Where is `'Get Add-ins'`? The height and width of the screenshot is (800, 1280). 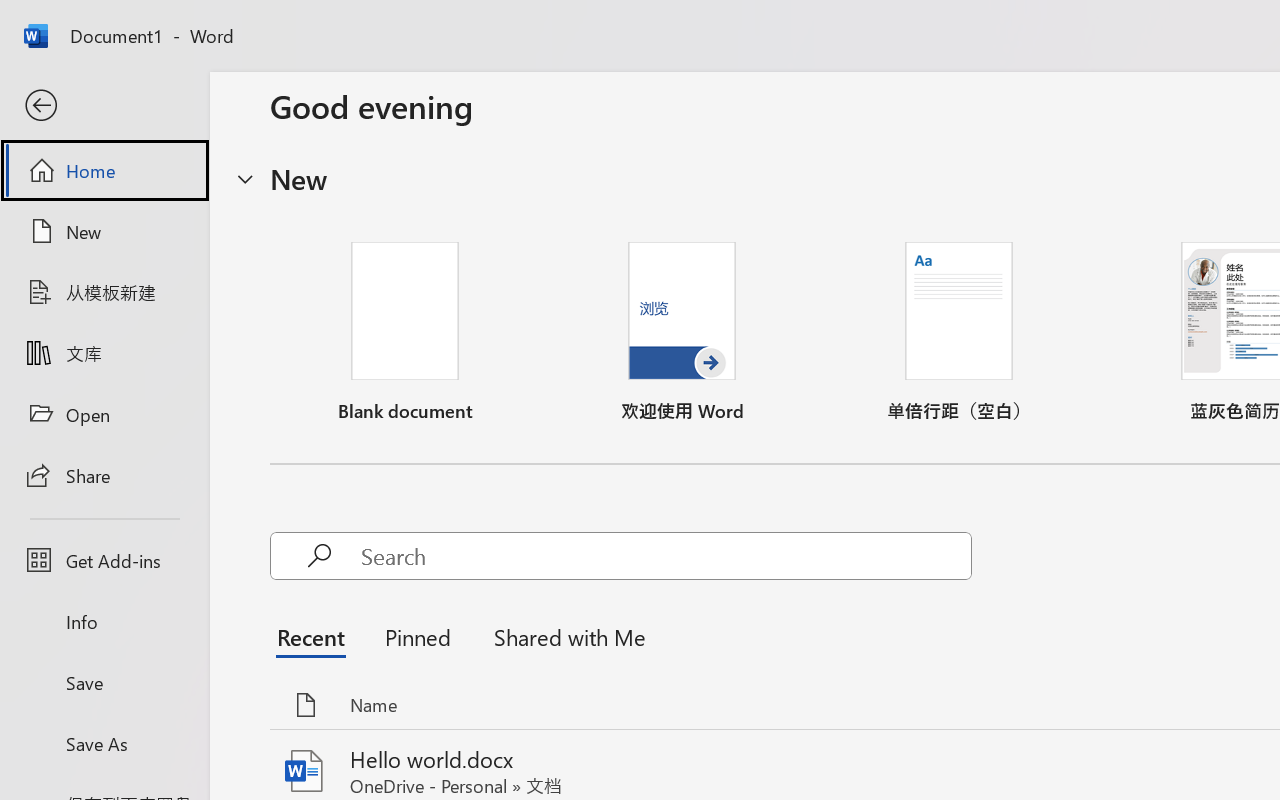
'Get Add-ins' is located at coordinates (103, 560).